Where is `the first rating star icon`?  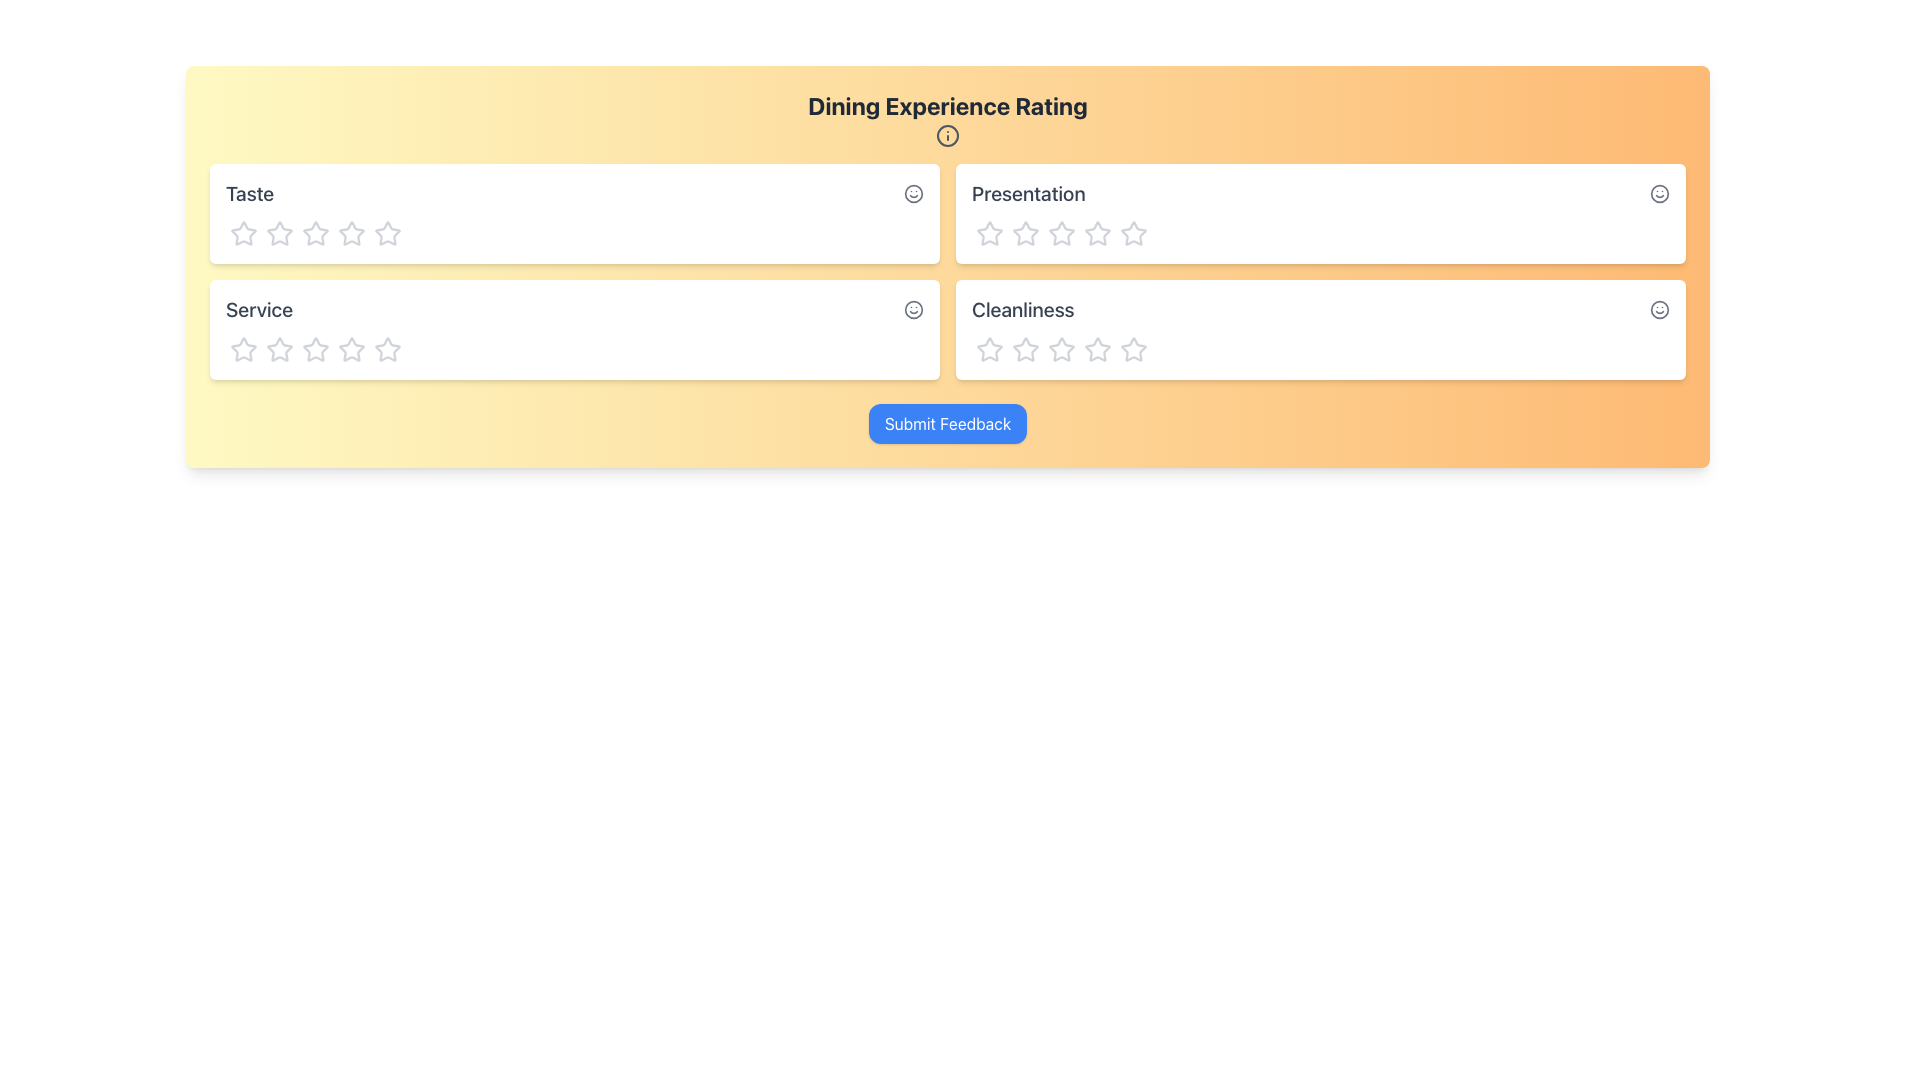 the first rating star icon is located at coordinates (278, 348).